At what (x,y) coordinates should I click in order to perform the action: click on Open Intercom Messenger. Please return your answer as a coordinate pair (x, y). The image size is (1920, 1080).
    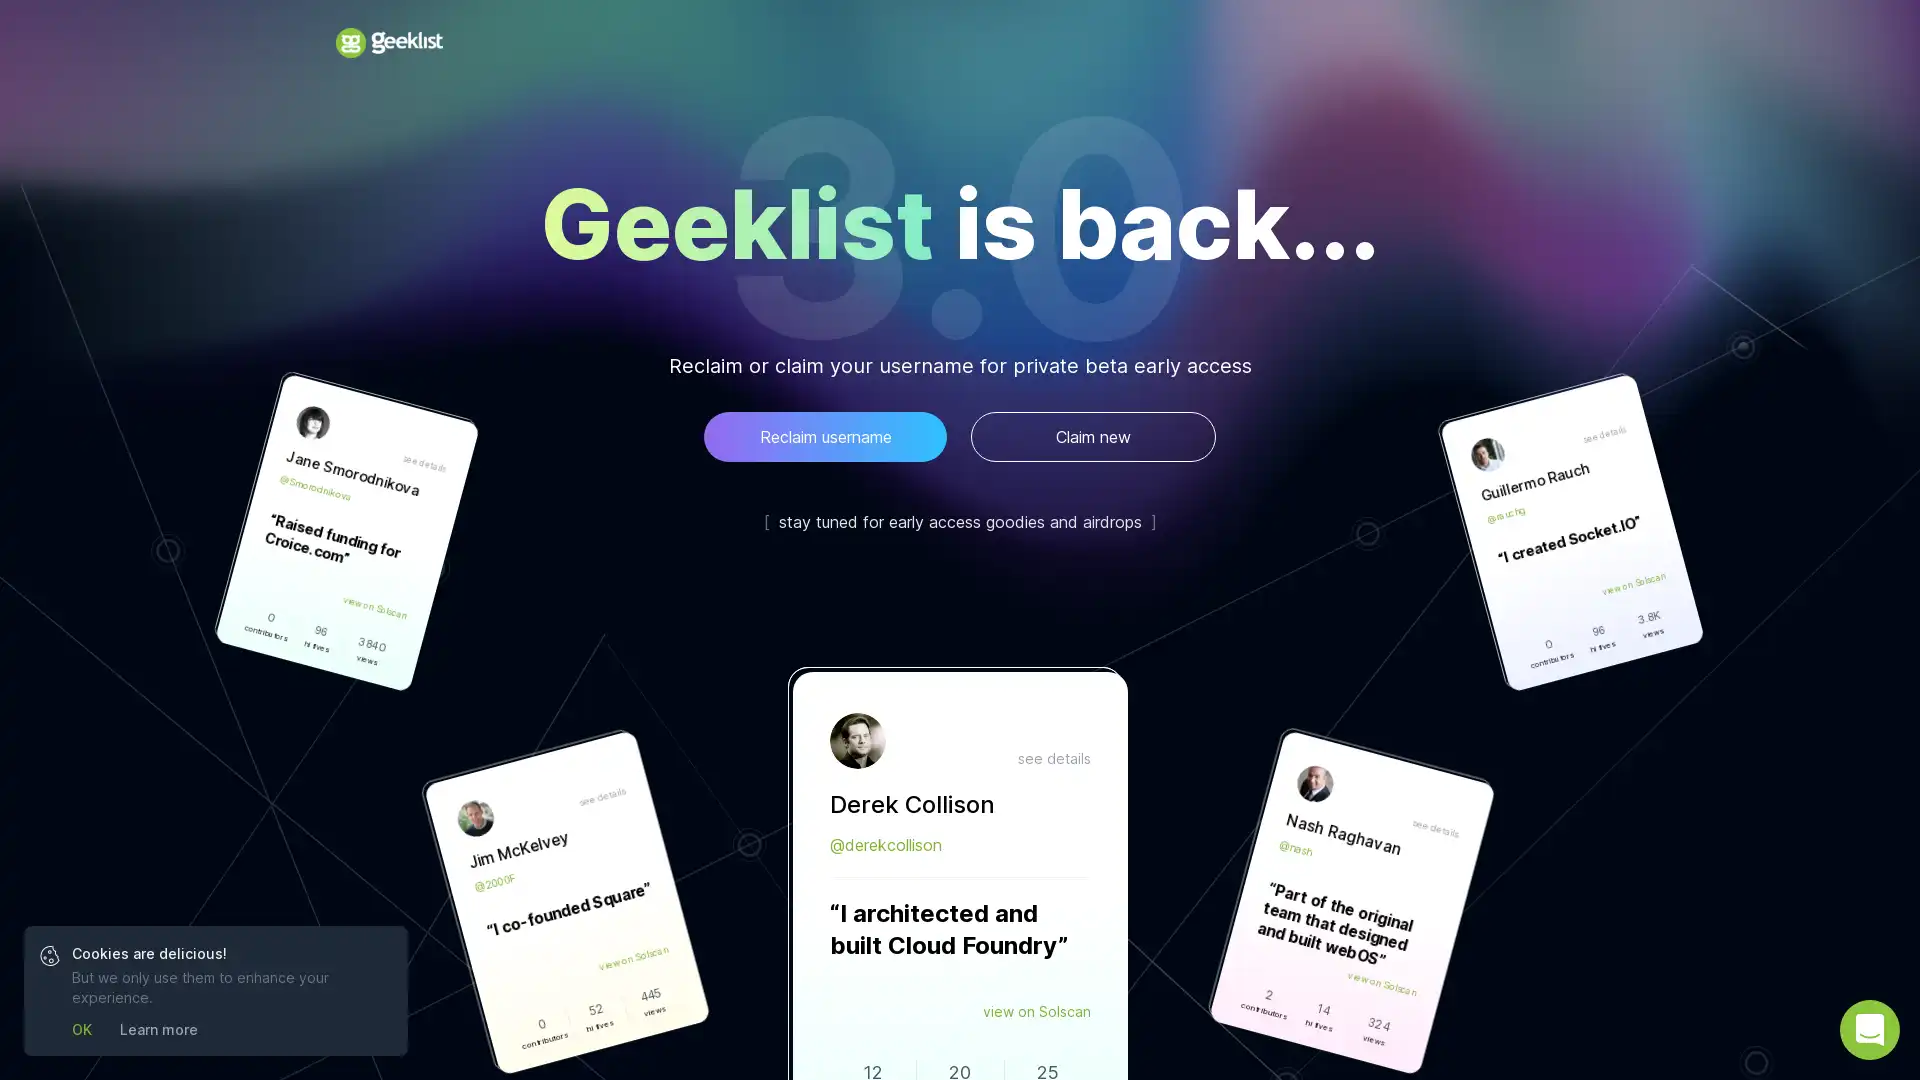
    Looking at the image, I should click on (1869, 1029).